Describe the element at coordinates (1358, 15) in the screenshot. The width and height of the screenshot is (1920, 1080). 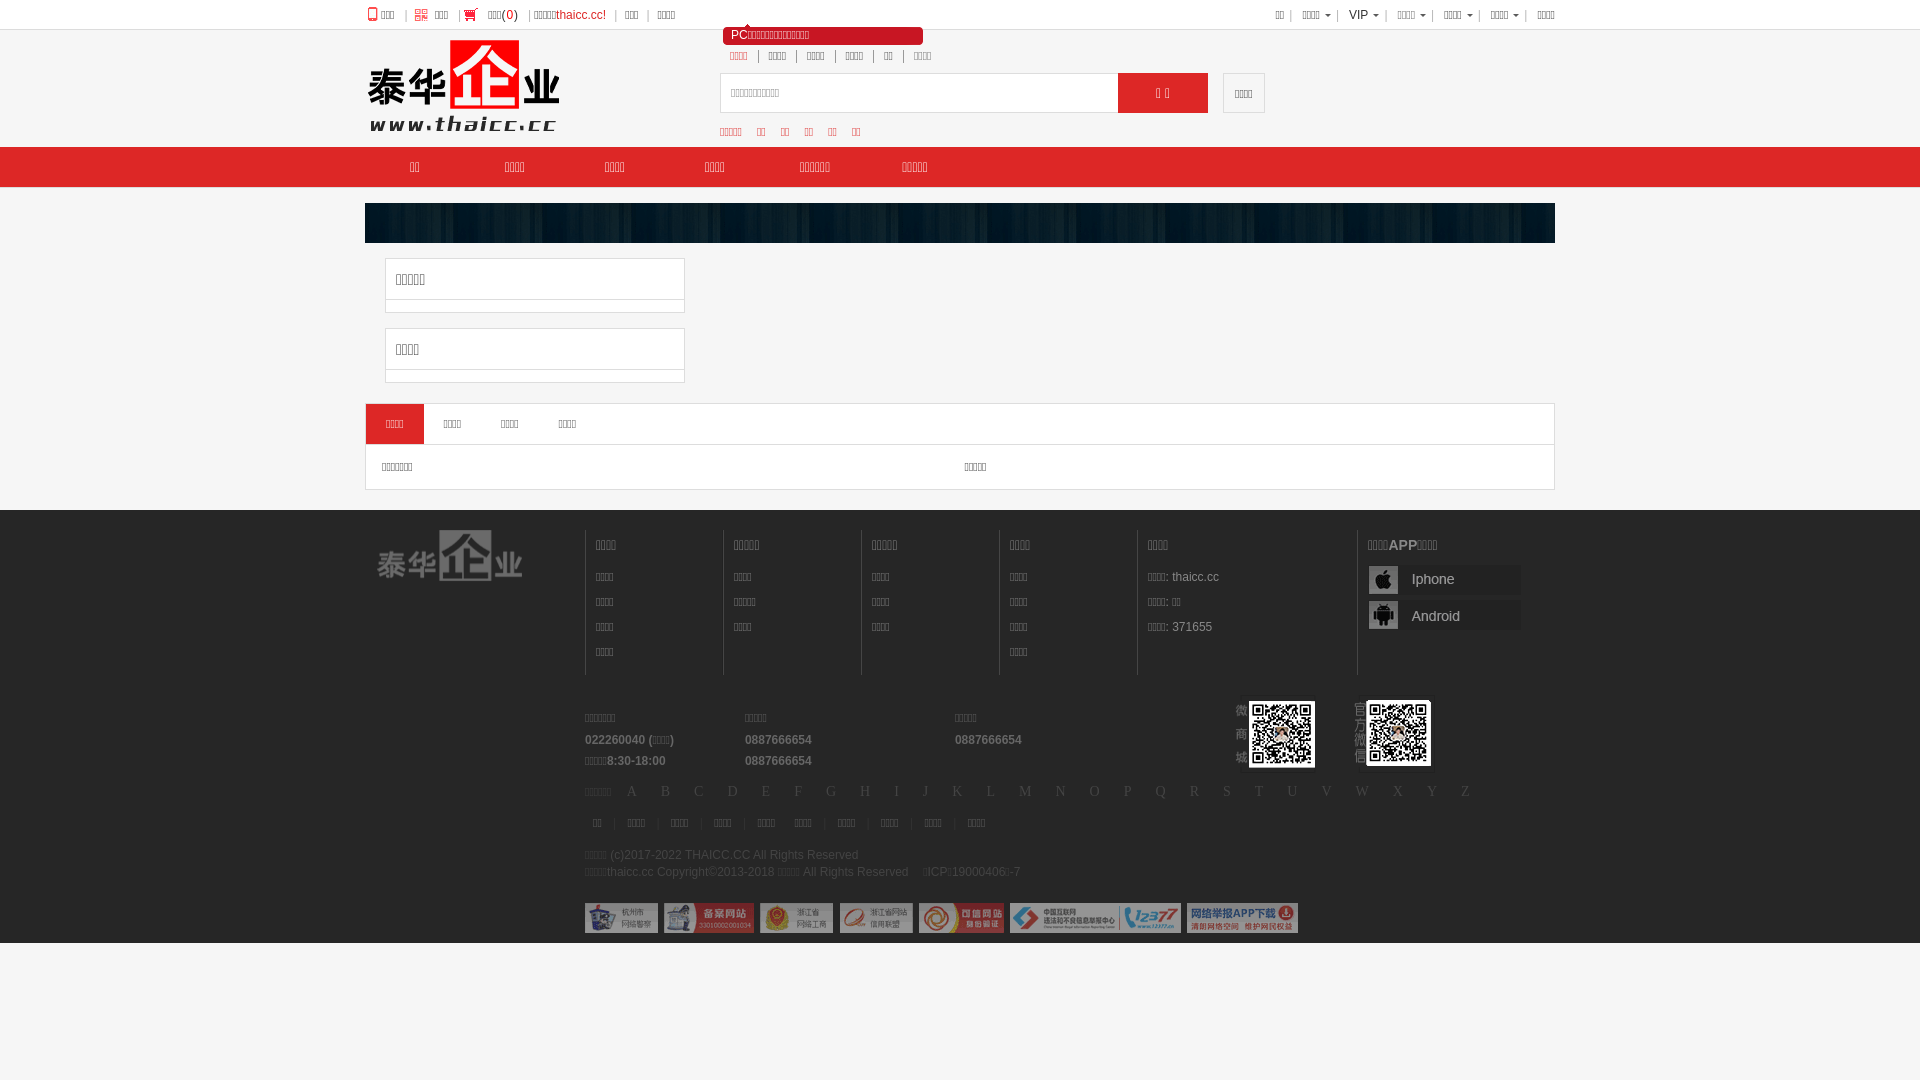
I see `'VIP'` at that location.